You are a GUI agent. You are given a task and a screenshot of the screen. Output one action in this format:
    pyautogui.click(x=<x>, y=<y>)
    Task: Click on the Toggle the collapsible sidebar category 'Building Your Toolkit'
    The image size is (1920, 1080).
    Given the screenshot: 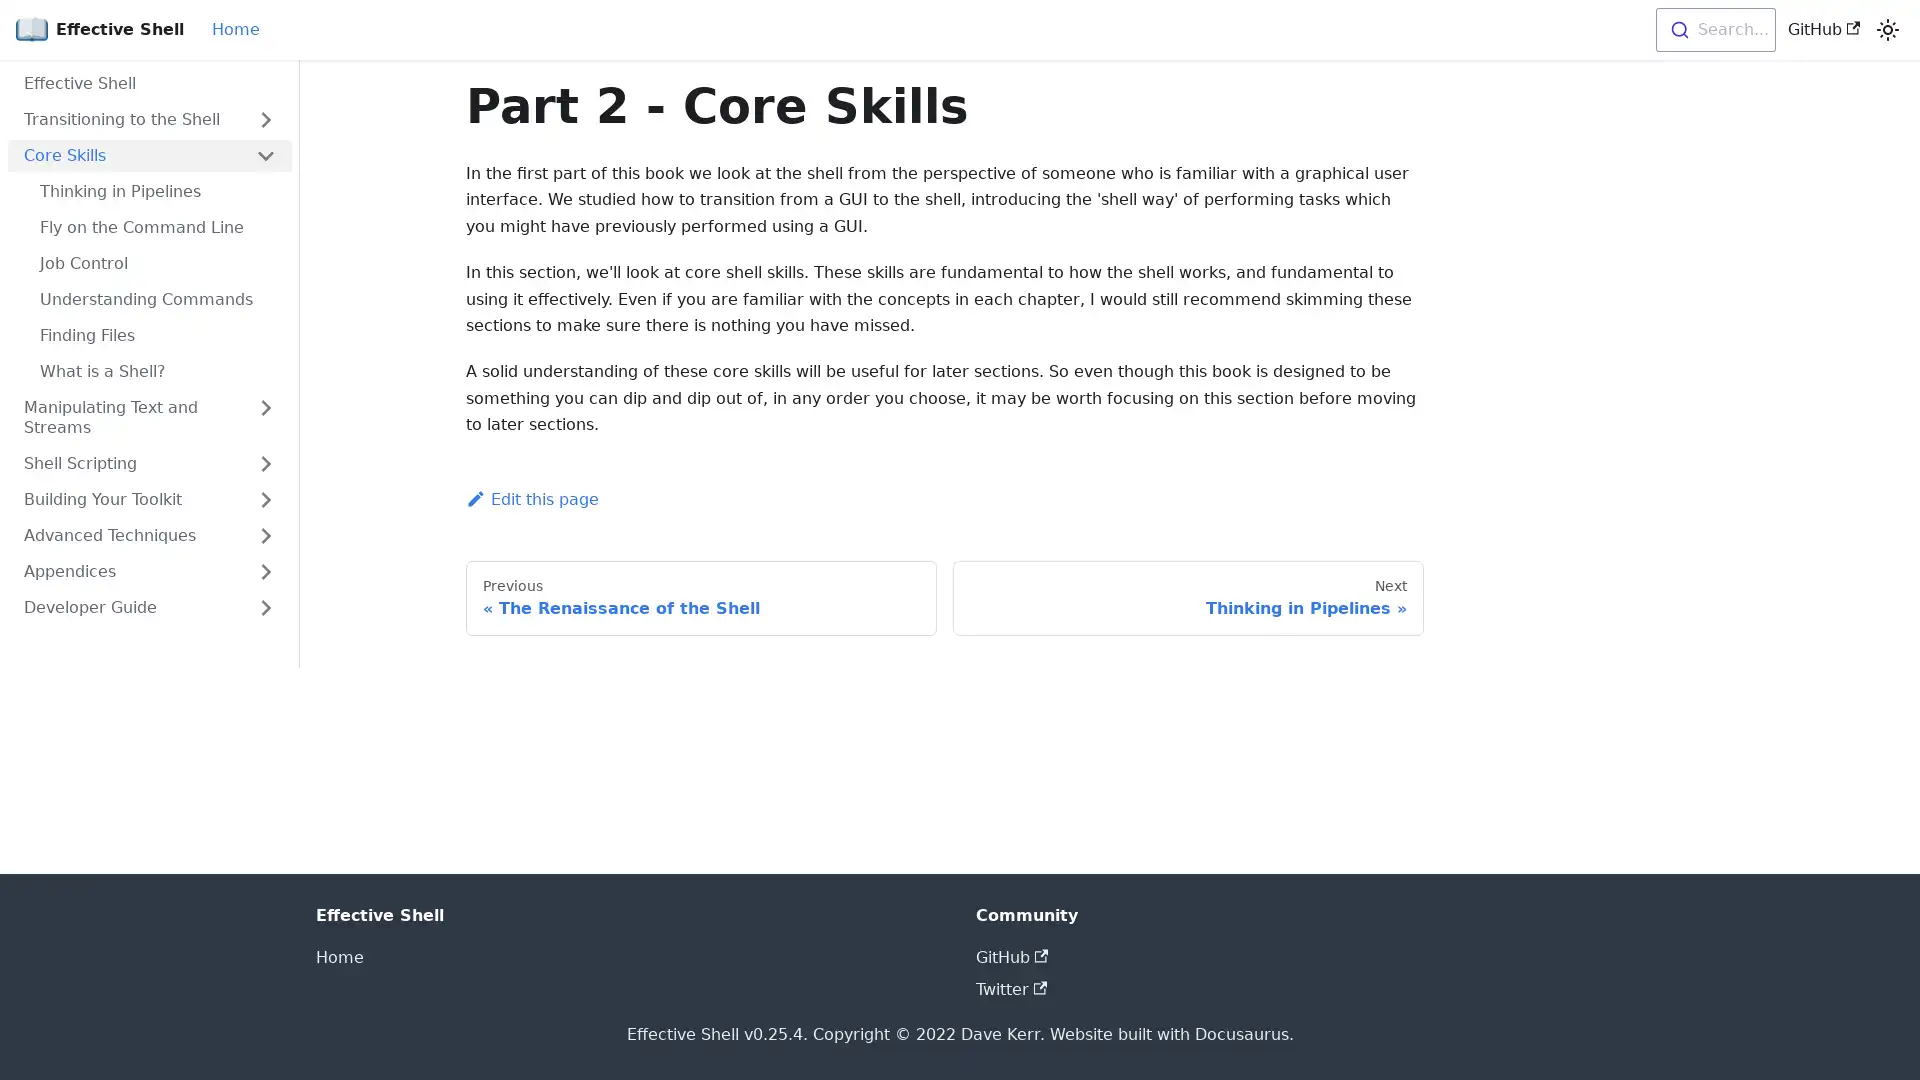 What is the action you would take?
    pyautogui.click(x=264, y=499)
    